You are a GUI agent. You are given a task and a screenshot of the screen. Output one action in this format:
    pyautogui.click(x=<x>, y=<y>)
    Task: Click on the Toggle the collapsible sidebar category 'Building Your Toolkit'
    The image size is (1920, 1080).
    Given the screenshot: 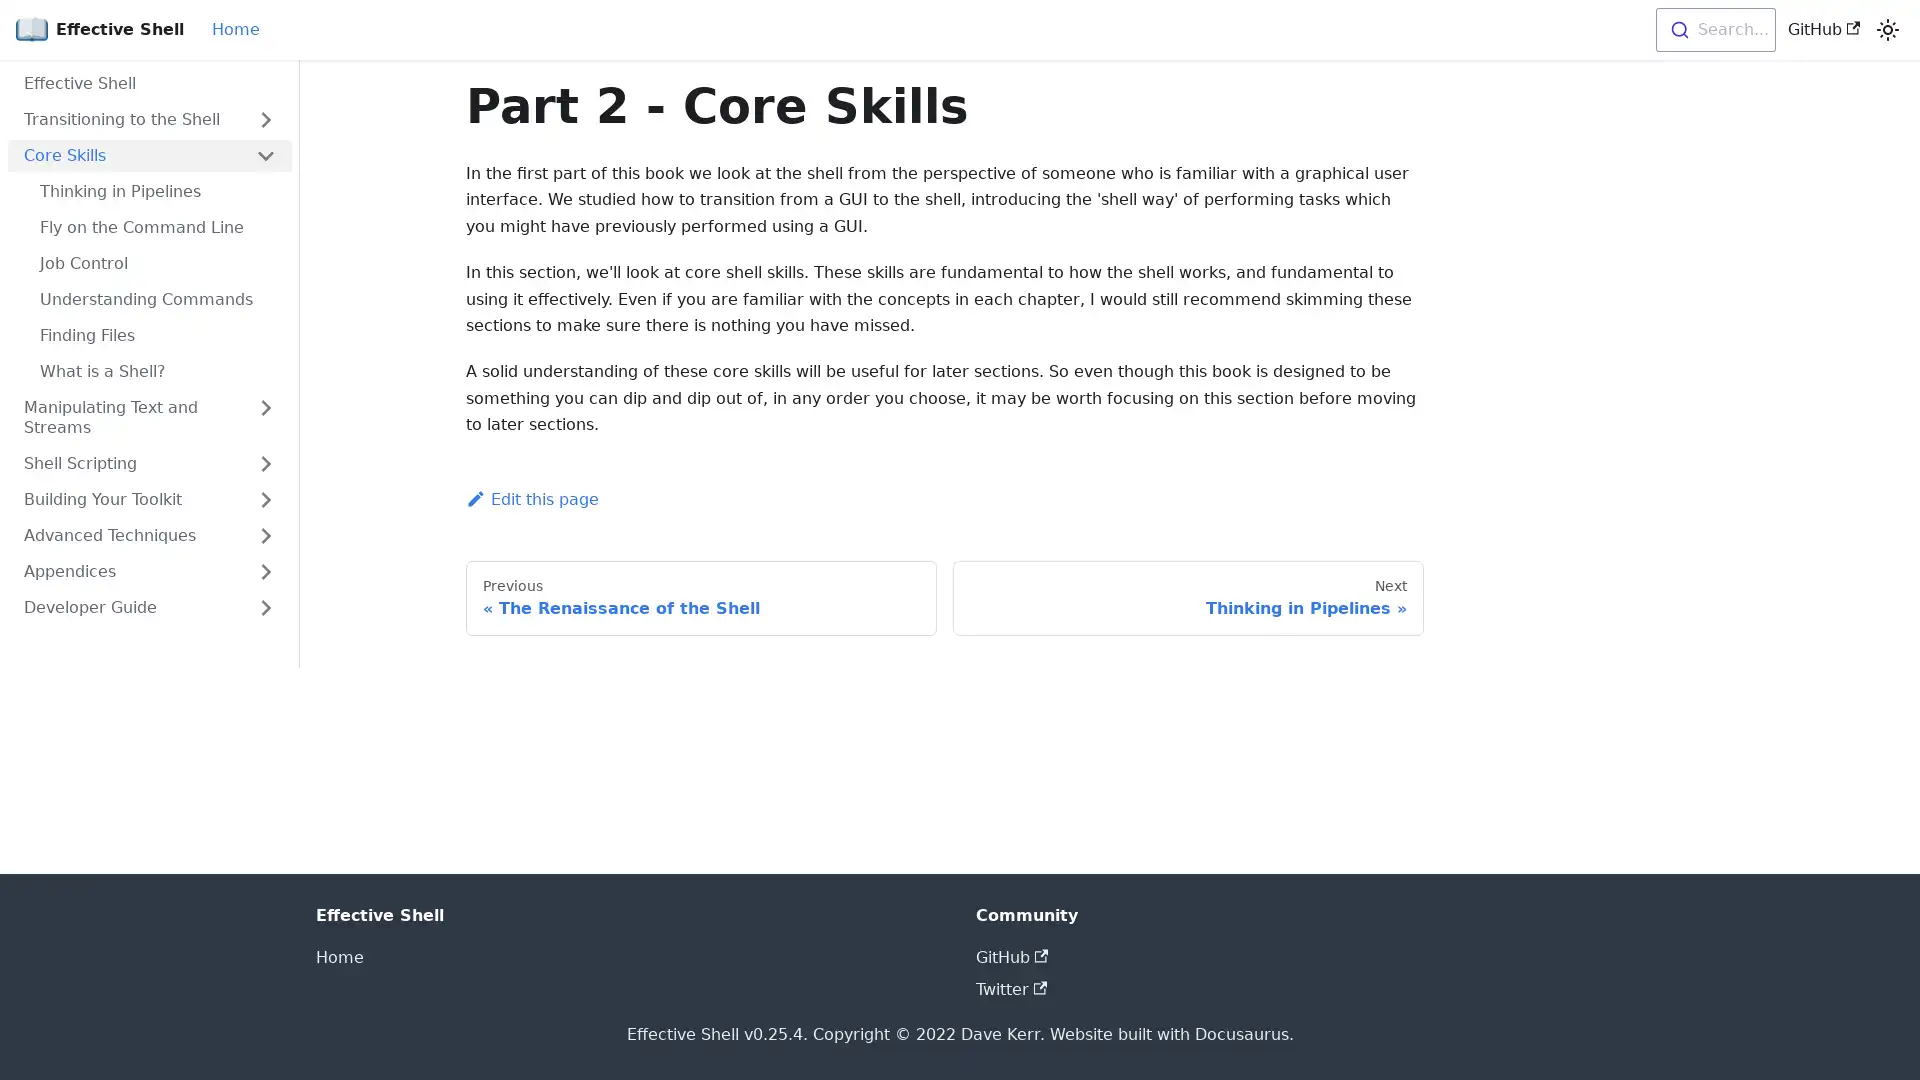 What is the action you would take?
    pyautogui.click(x=264, y=499)
    